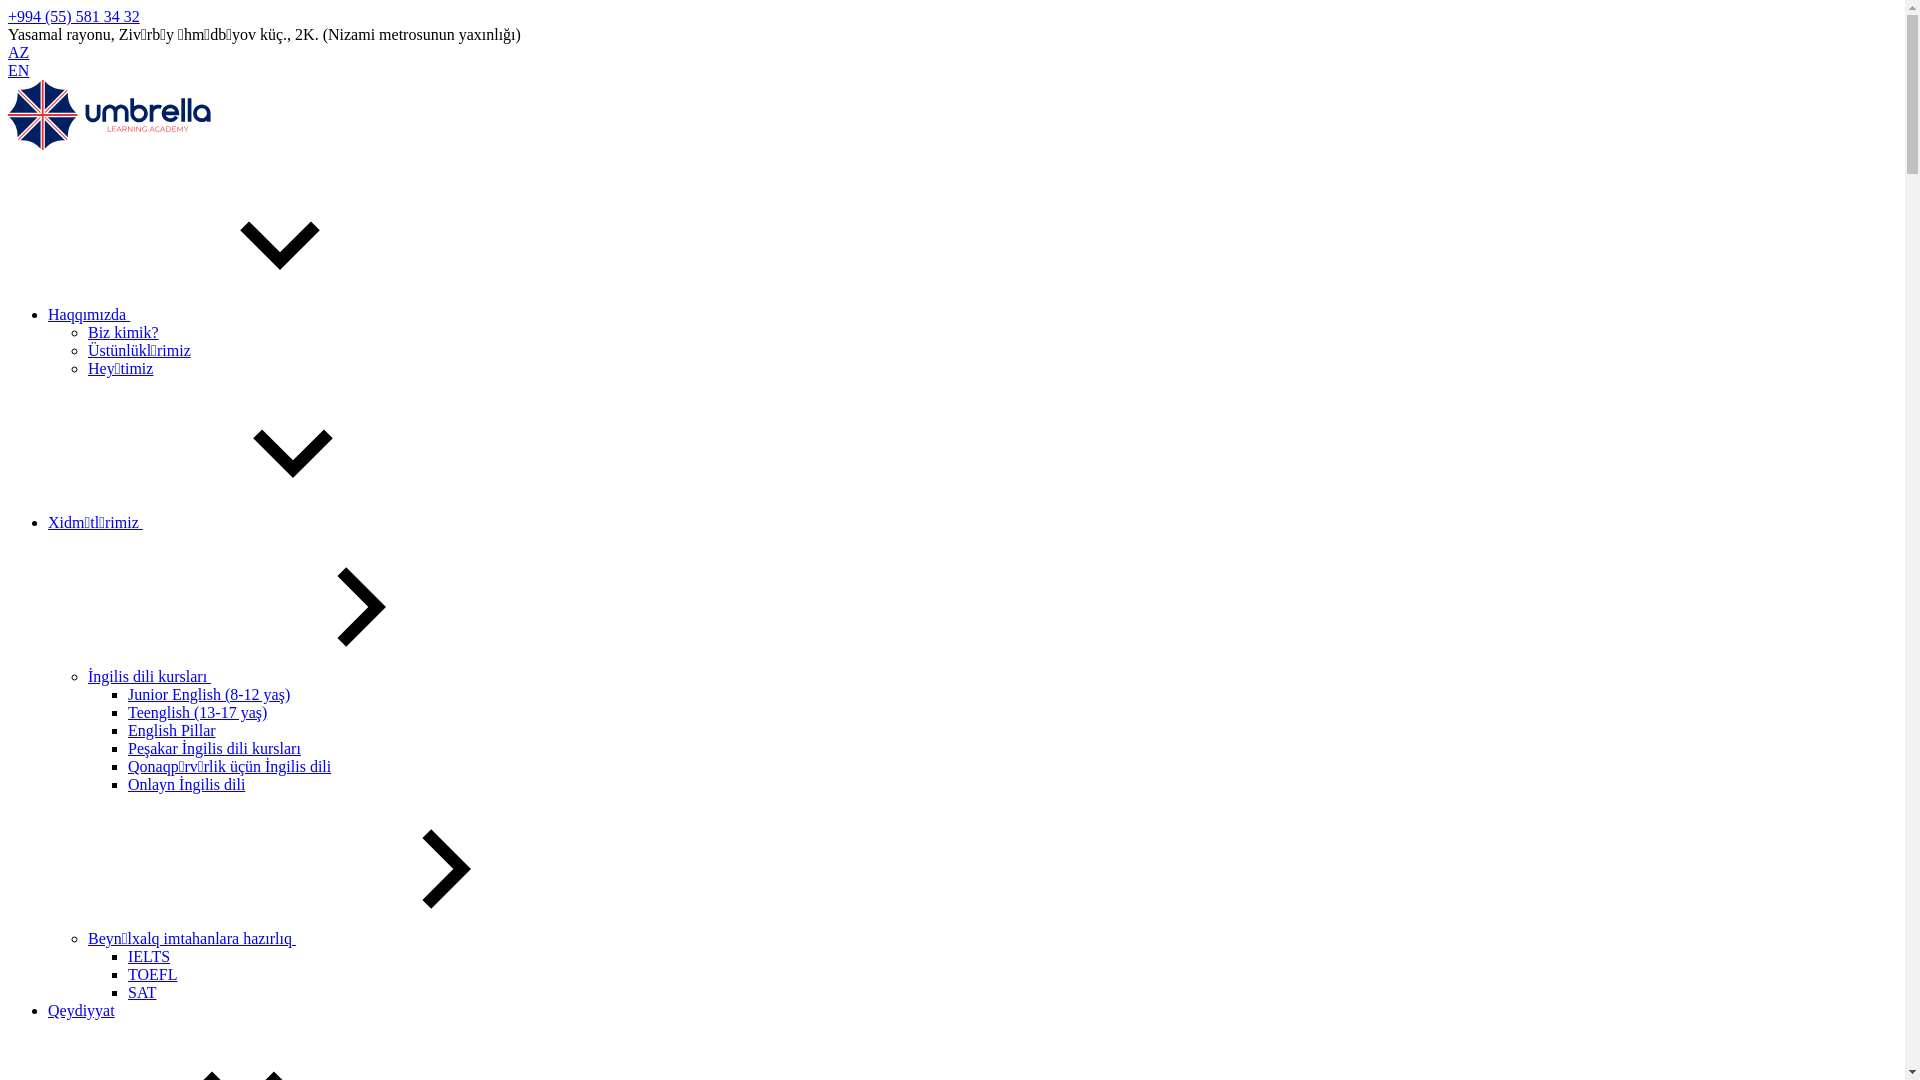 The image size is (1920, 1080). Describe the element at coordinates (127, 992) in the screenshot. I see `'SAT'` at that location.